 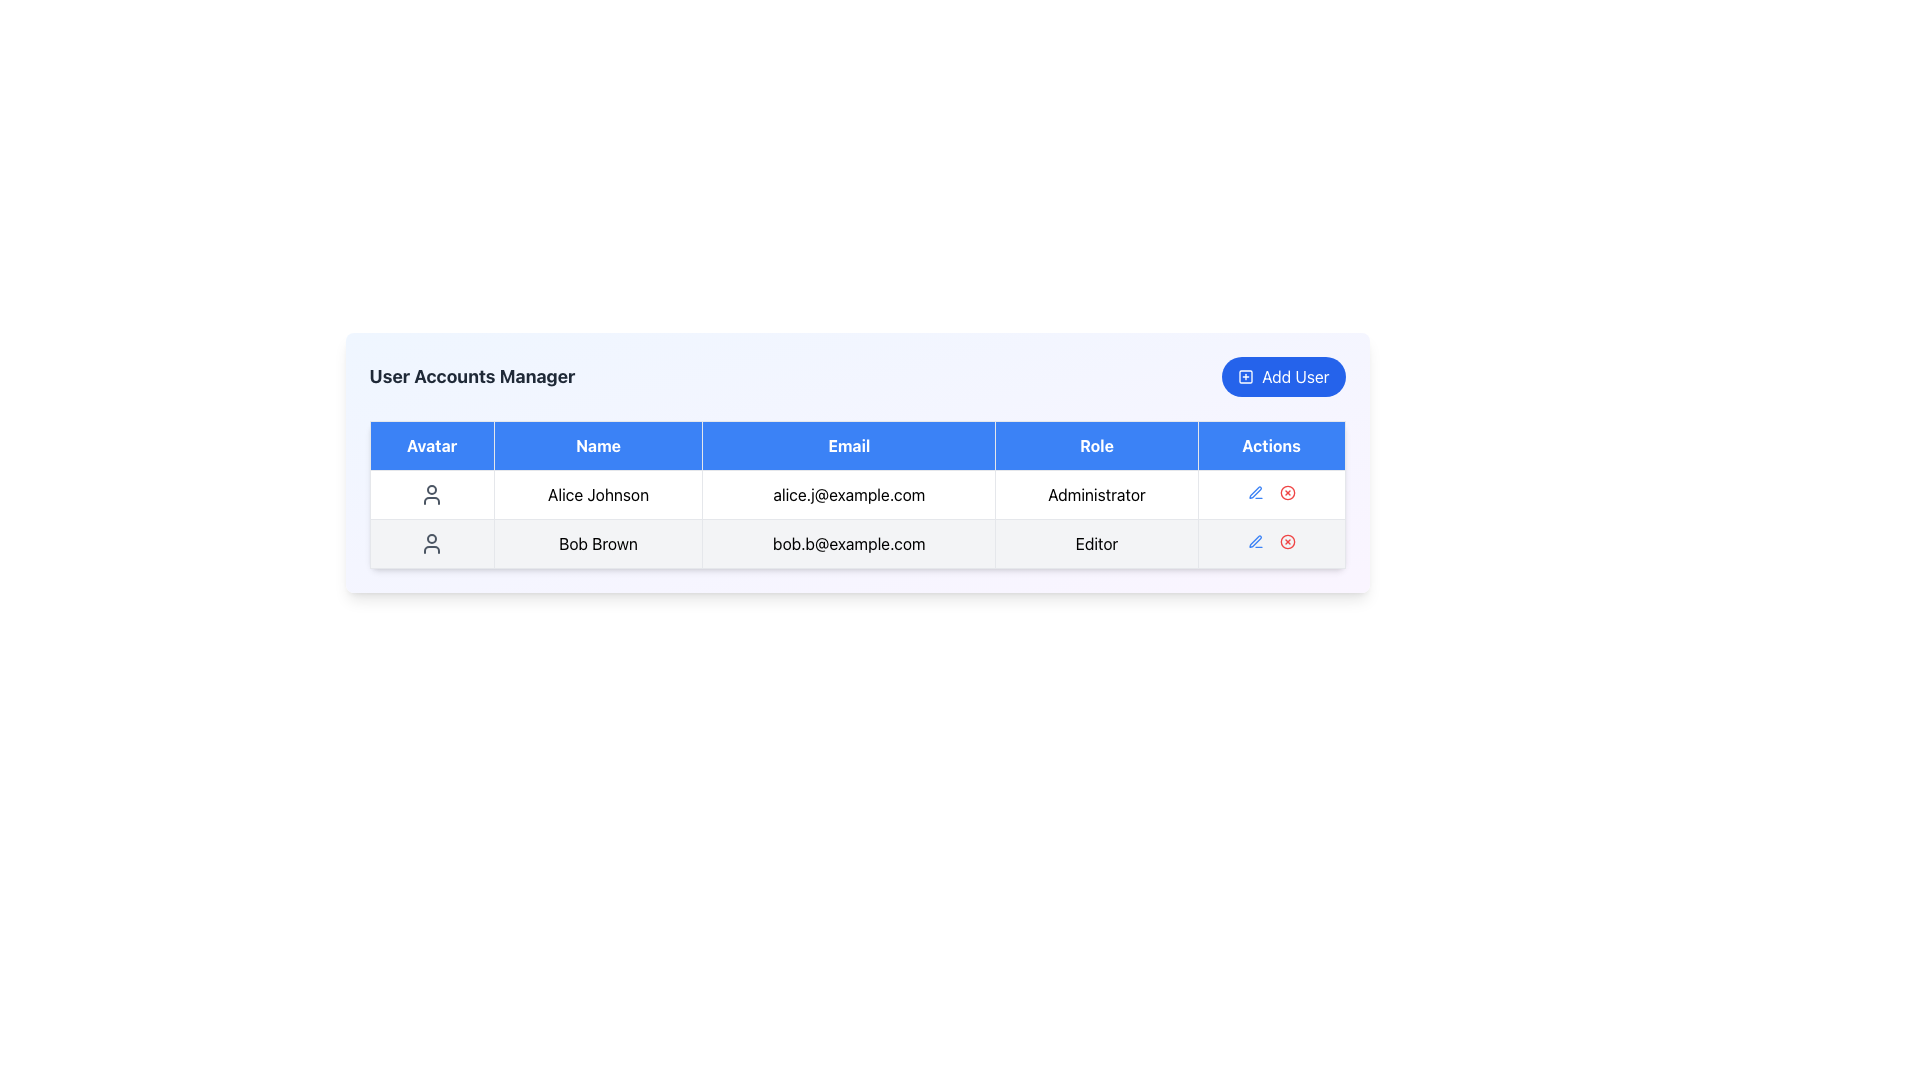 I want to click on the Table Header Row that contains labels for 'Avatar', 'Name', 'Email', 'Role', and 'Actions' in the User Accounts Manager, so click(x=857, y=445).